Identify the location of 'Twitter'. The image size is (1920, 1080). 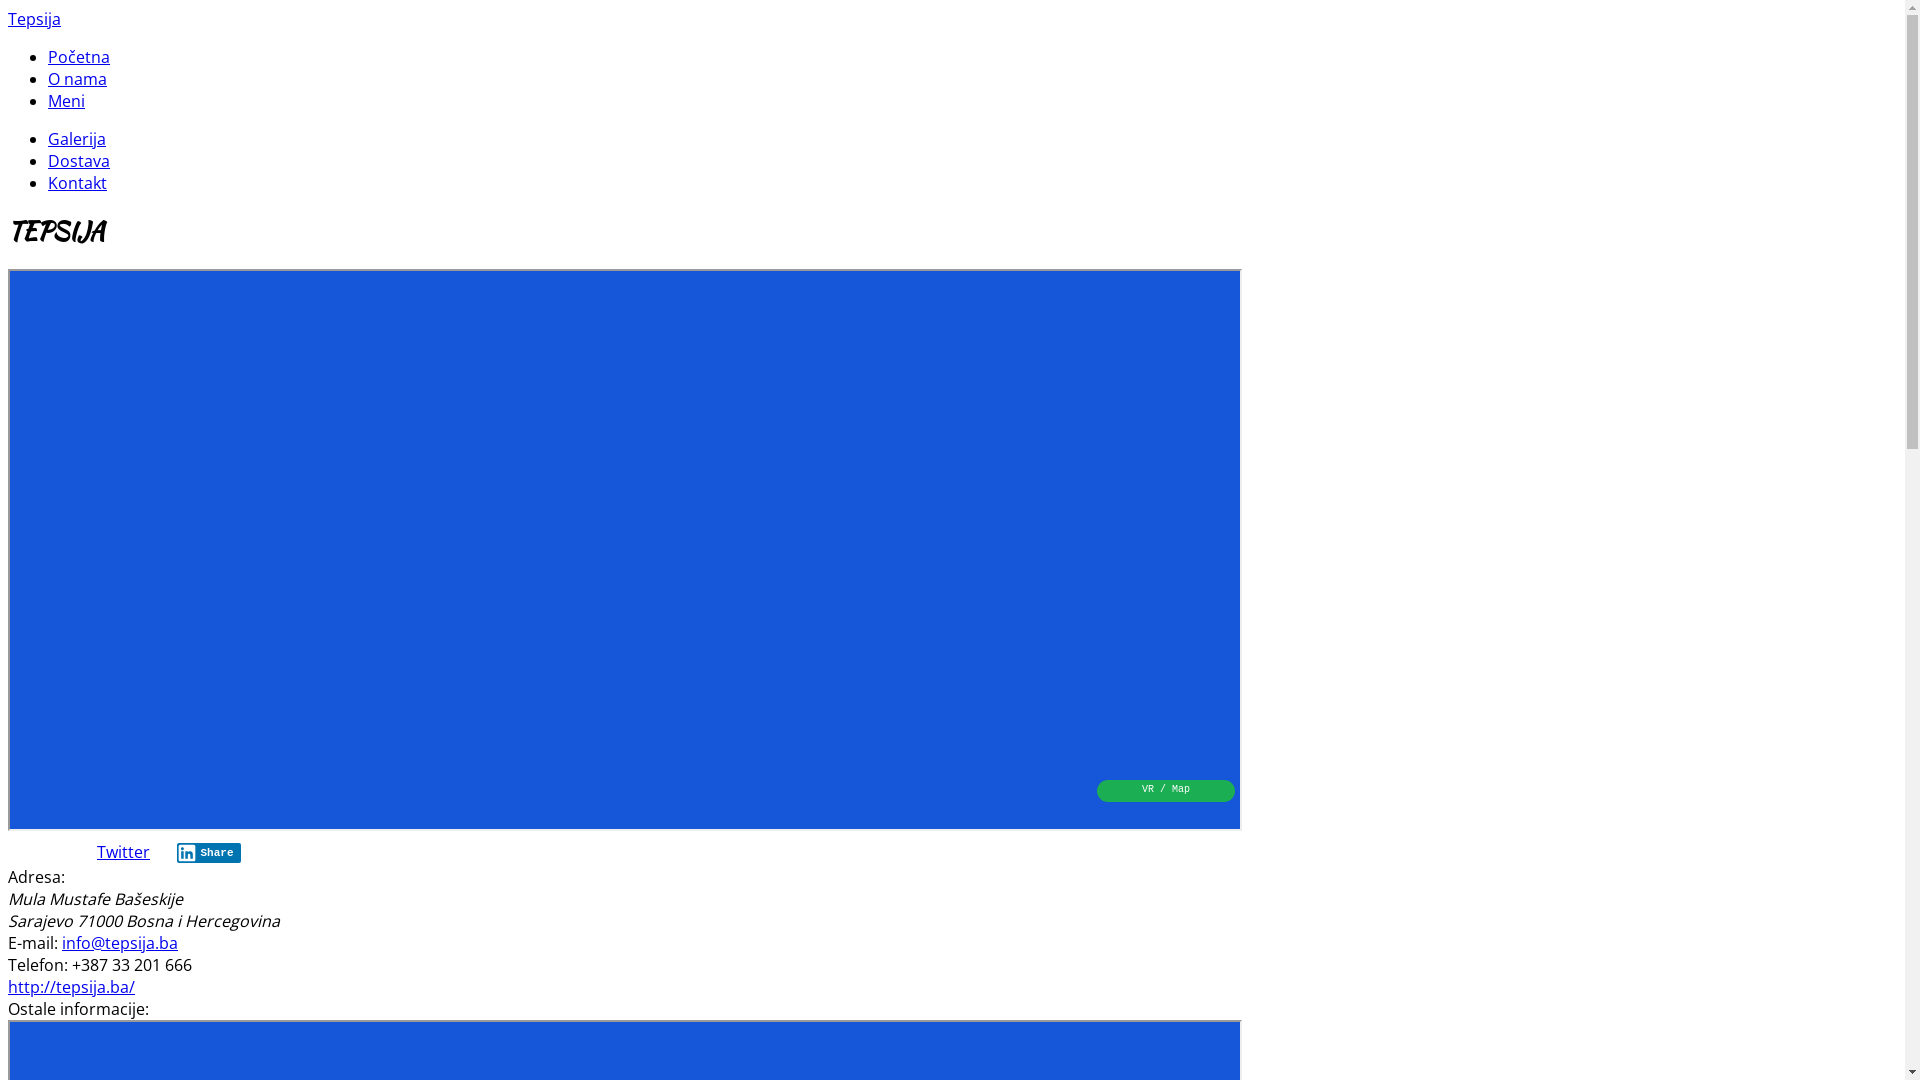
(122, 852).